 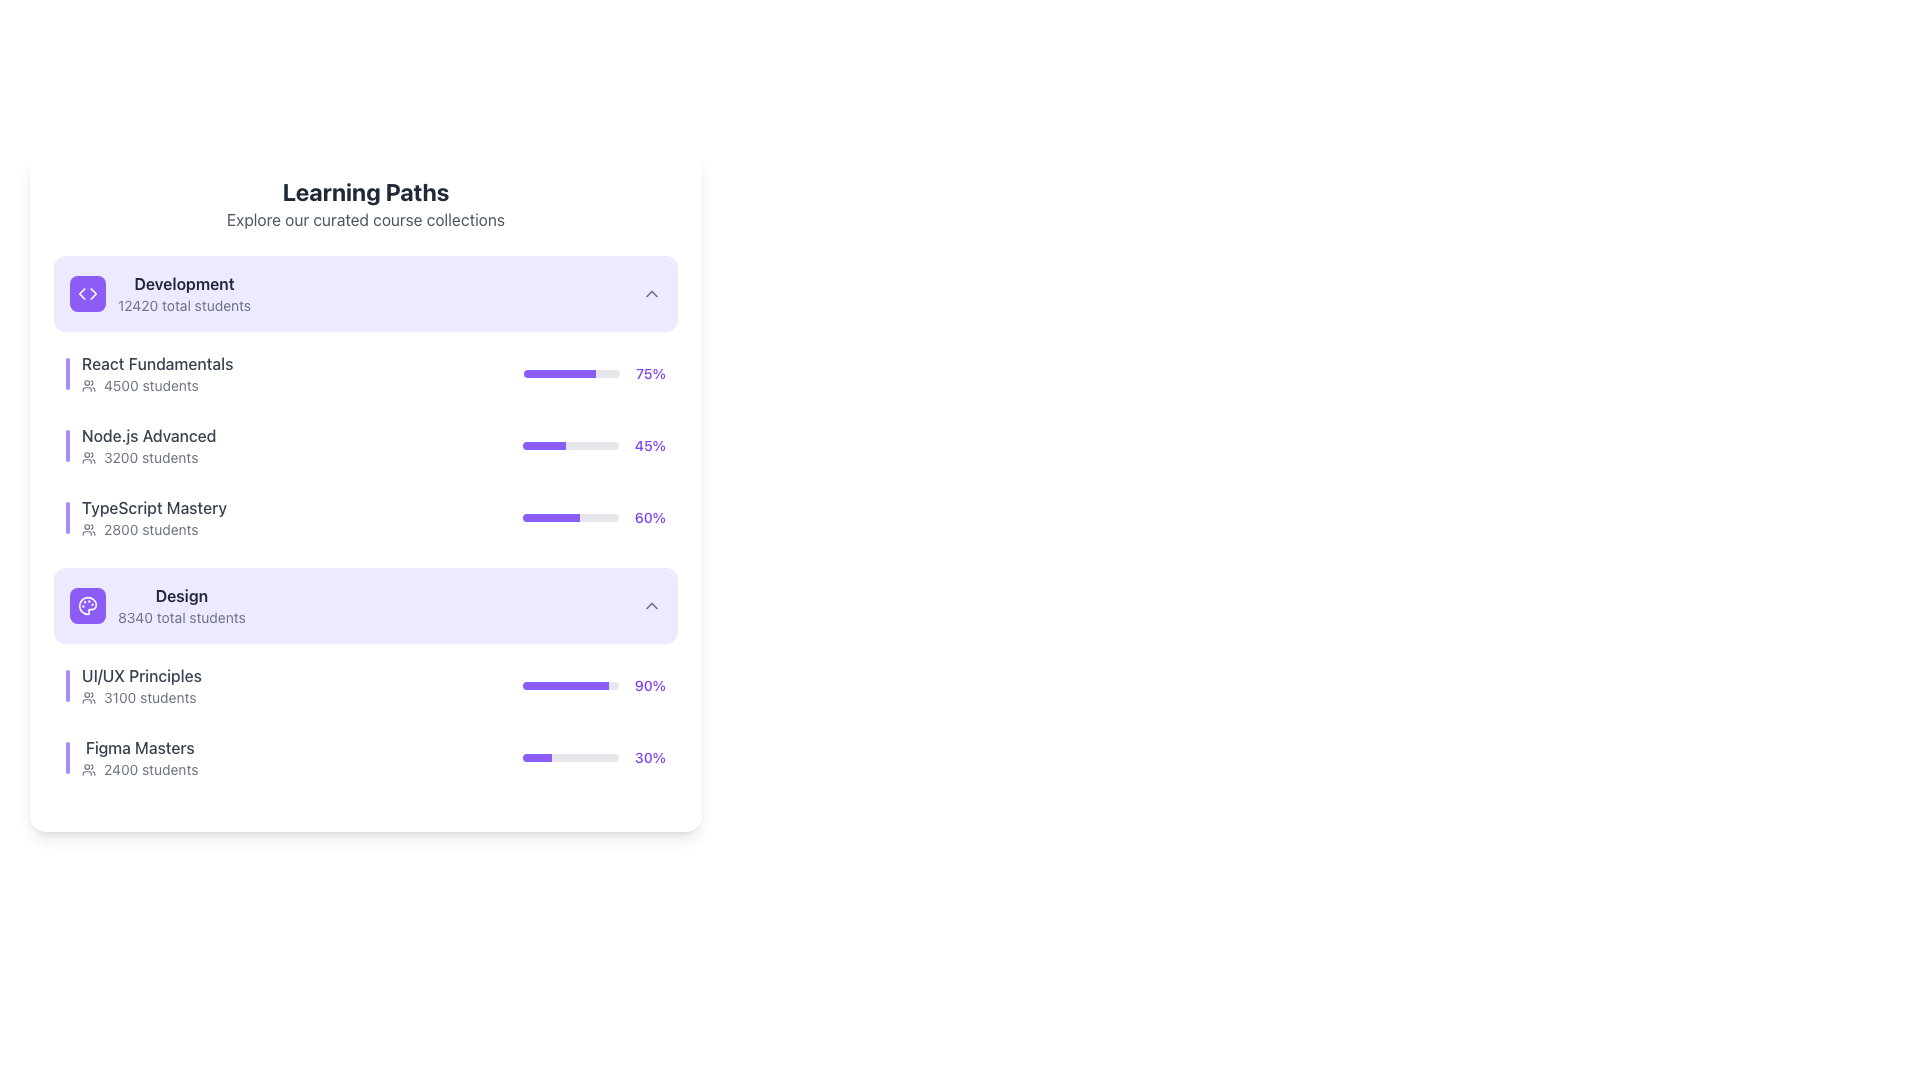 I want to click on the violet-colored progress bar segment that represents 75% completion of the 'React Fundamentals' progress bar, so click(x=560, y=374).